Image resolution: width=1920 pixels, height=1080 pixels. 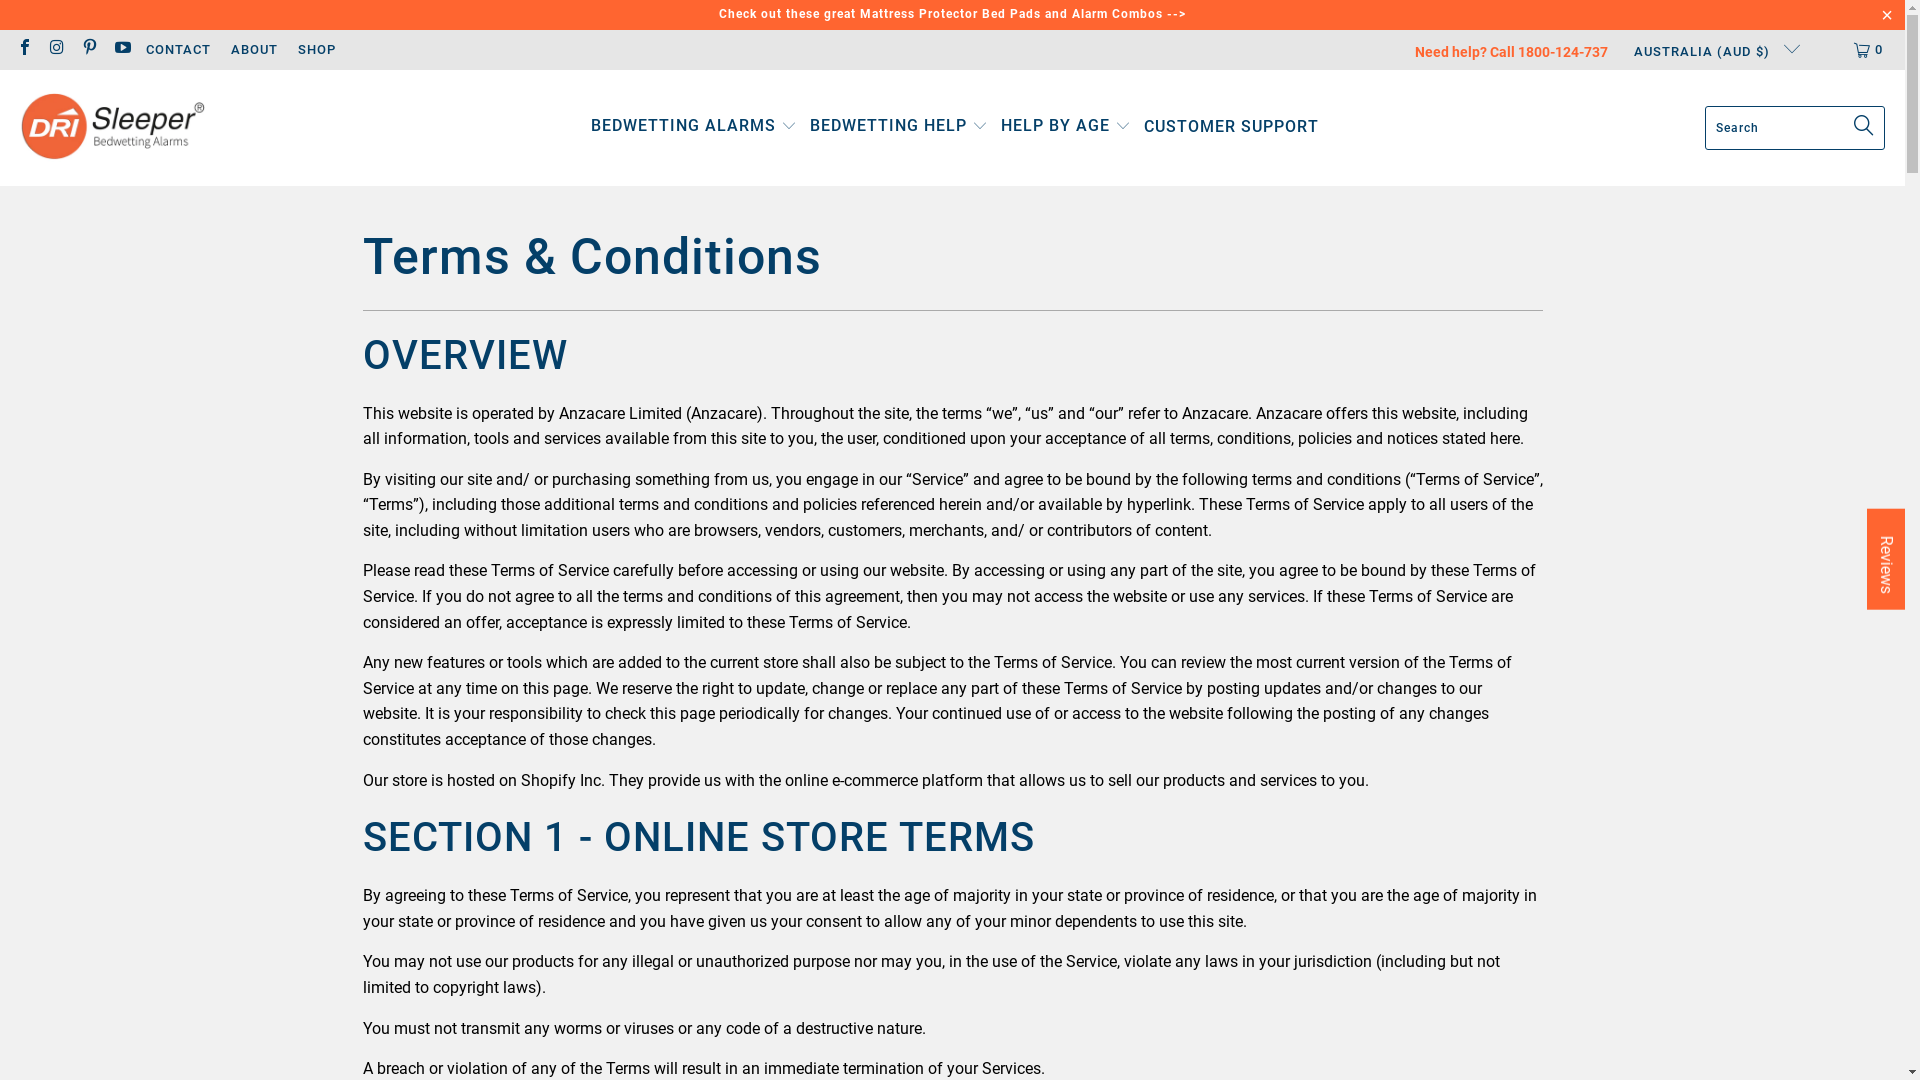 I want to click on 'DRI Sleeper Bedwetting Alarms on Instagram', so click(x=56, y=48).